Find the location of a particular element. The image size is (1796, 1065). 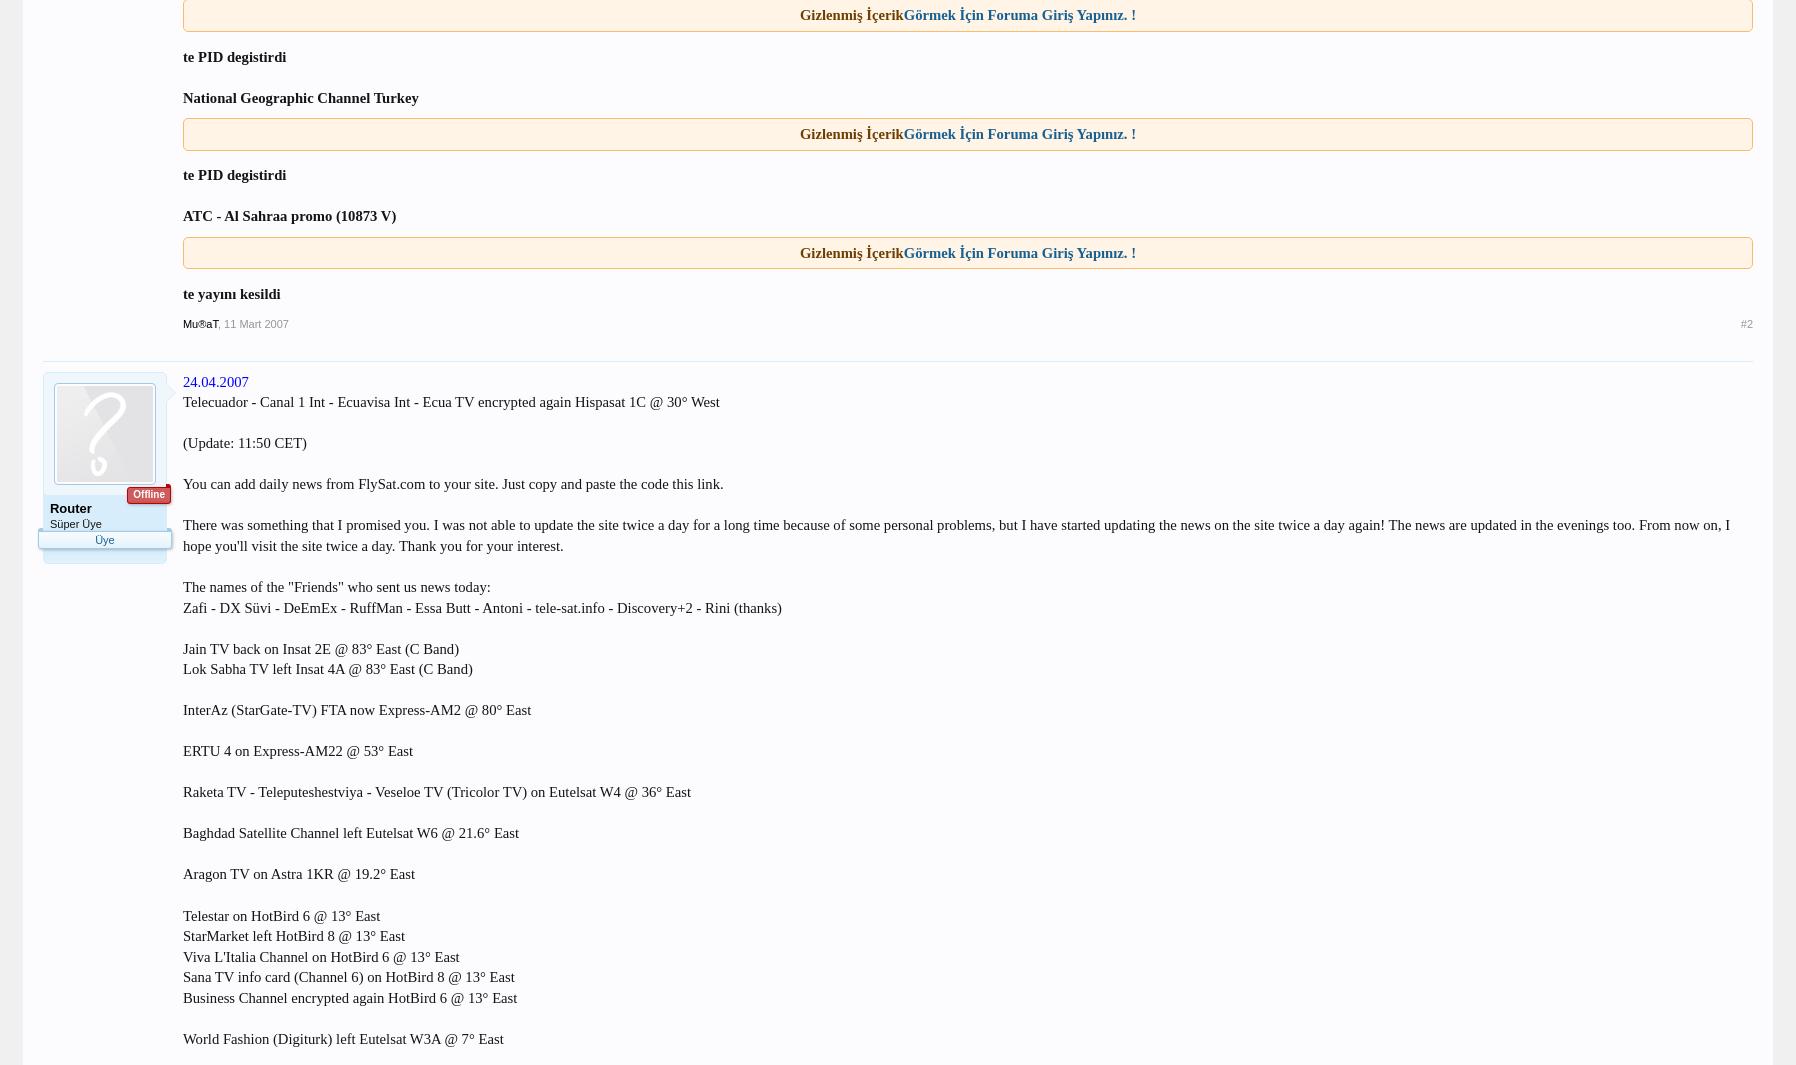

'Üye' is located at coordinates (103, 538).